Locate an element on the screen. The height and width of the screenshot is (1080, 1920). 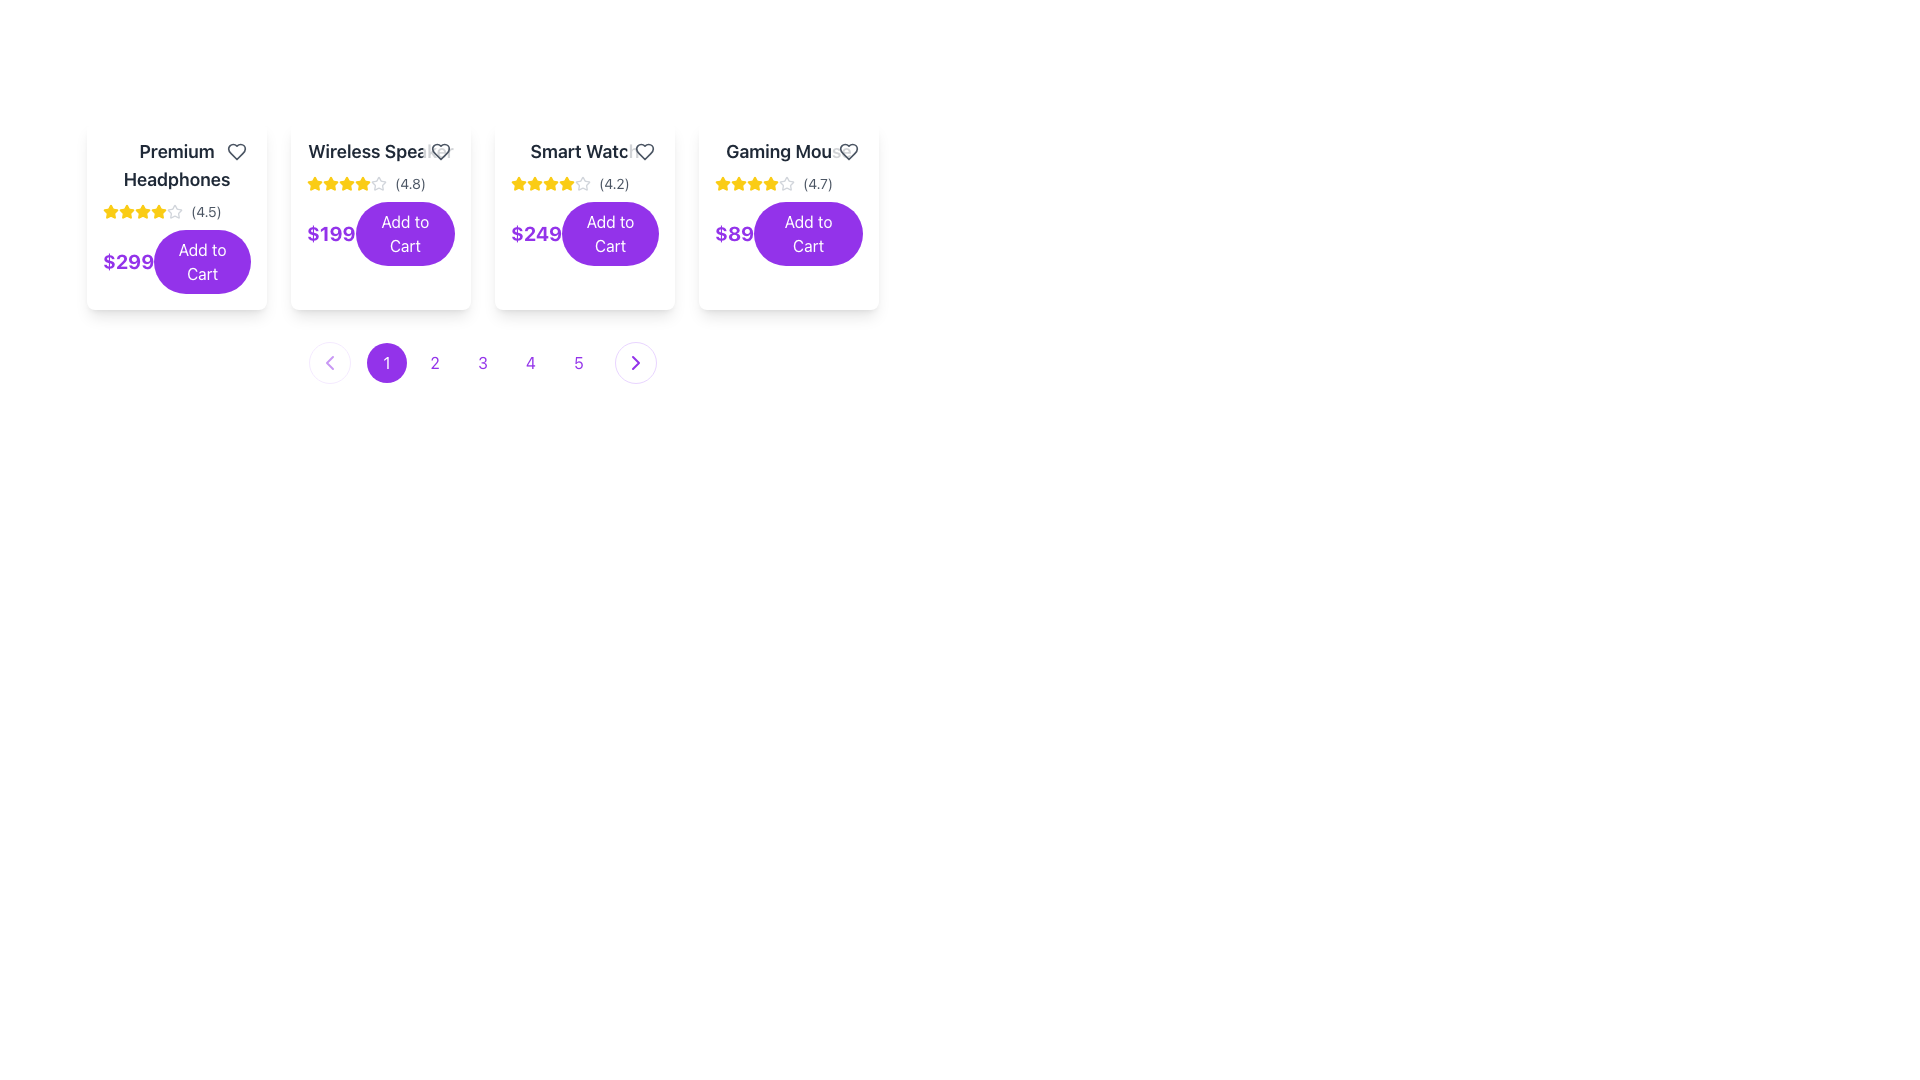
the heart icon located in the upper right corner of the 'Wireless Speakers' card to favorite the item is located at coordinates (440, 150).